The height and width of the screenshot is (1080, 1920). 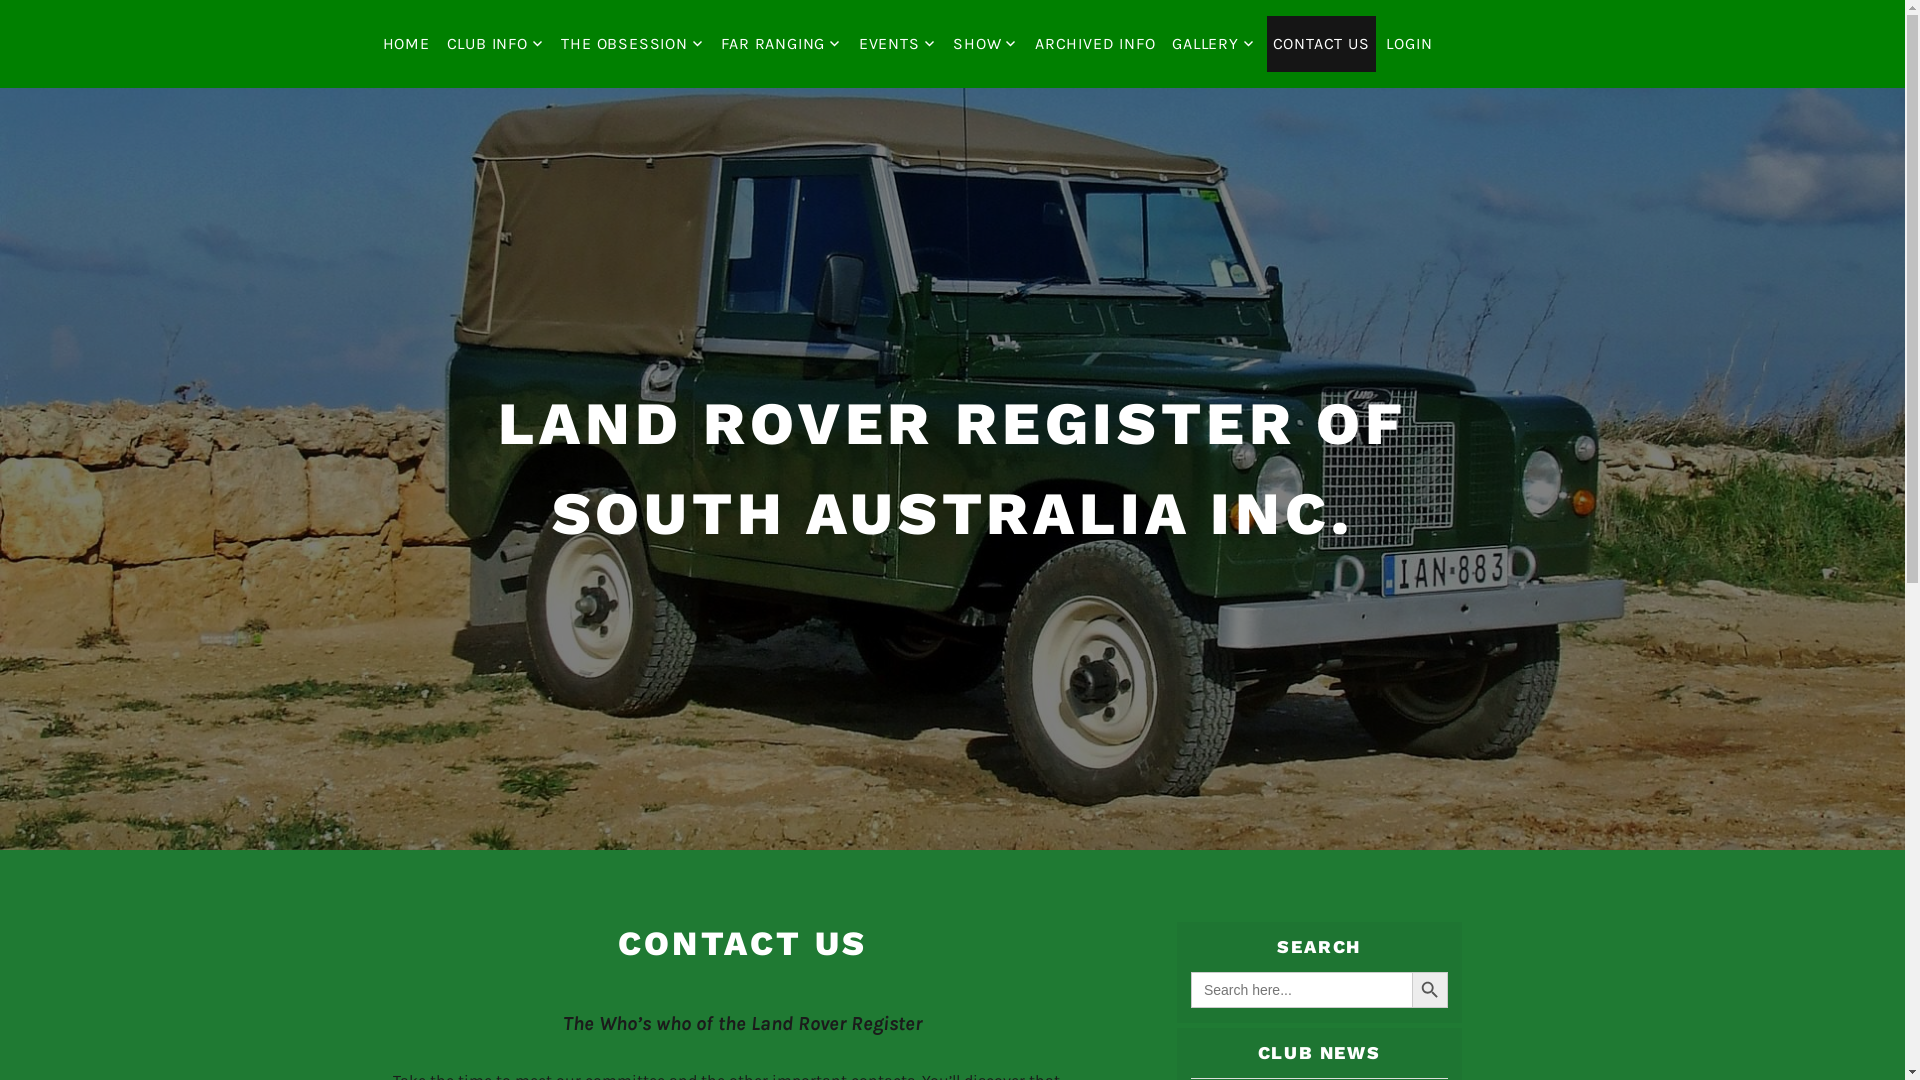 What do you see at coordinates (853, 43) in the screenshot?
I see `'EVENTS'` at bounding box center [853, 43].